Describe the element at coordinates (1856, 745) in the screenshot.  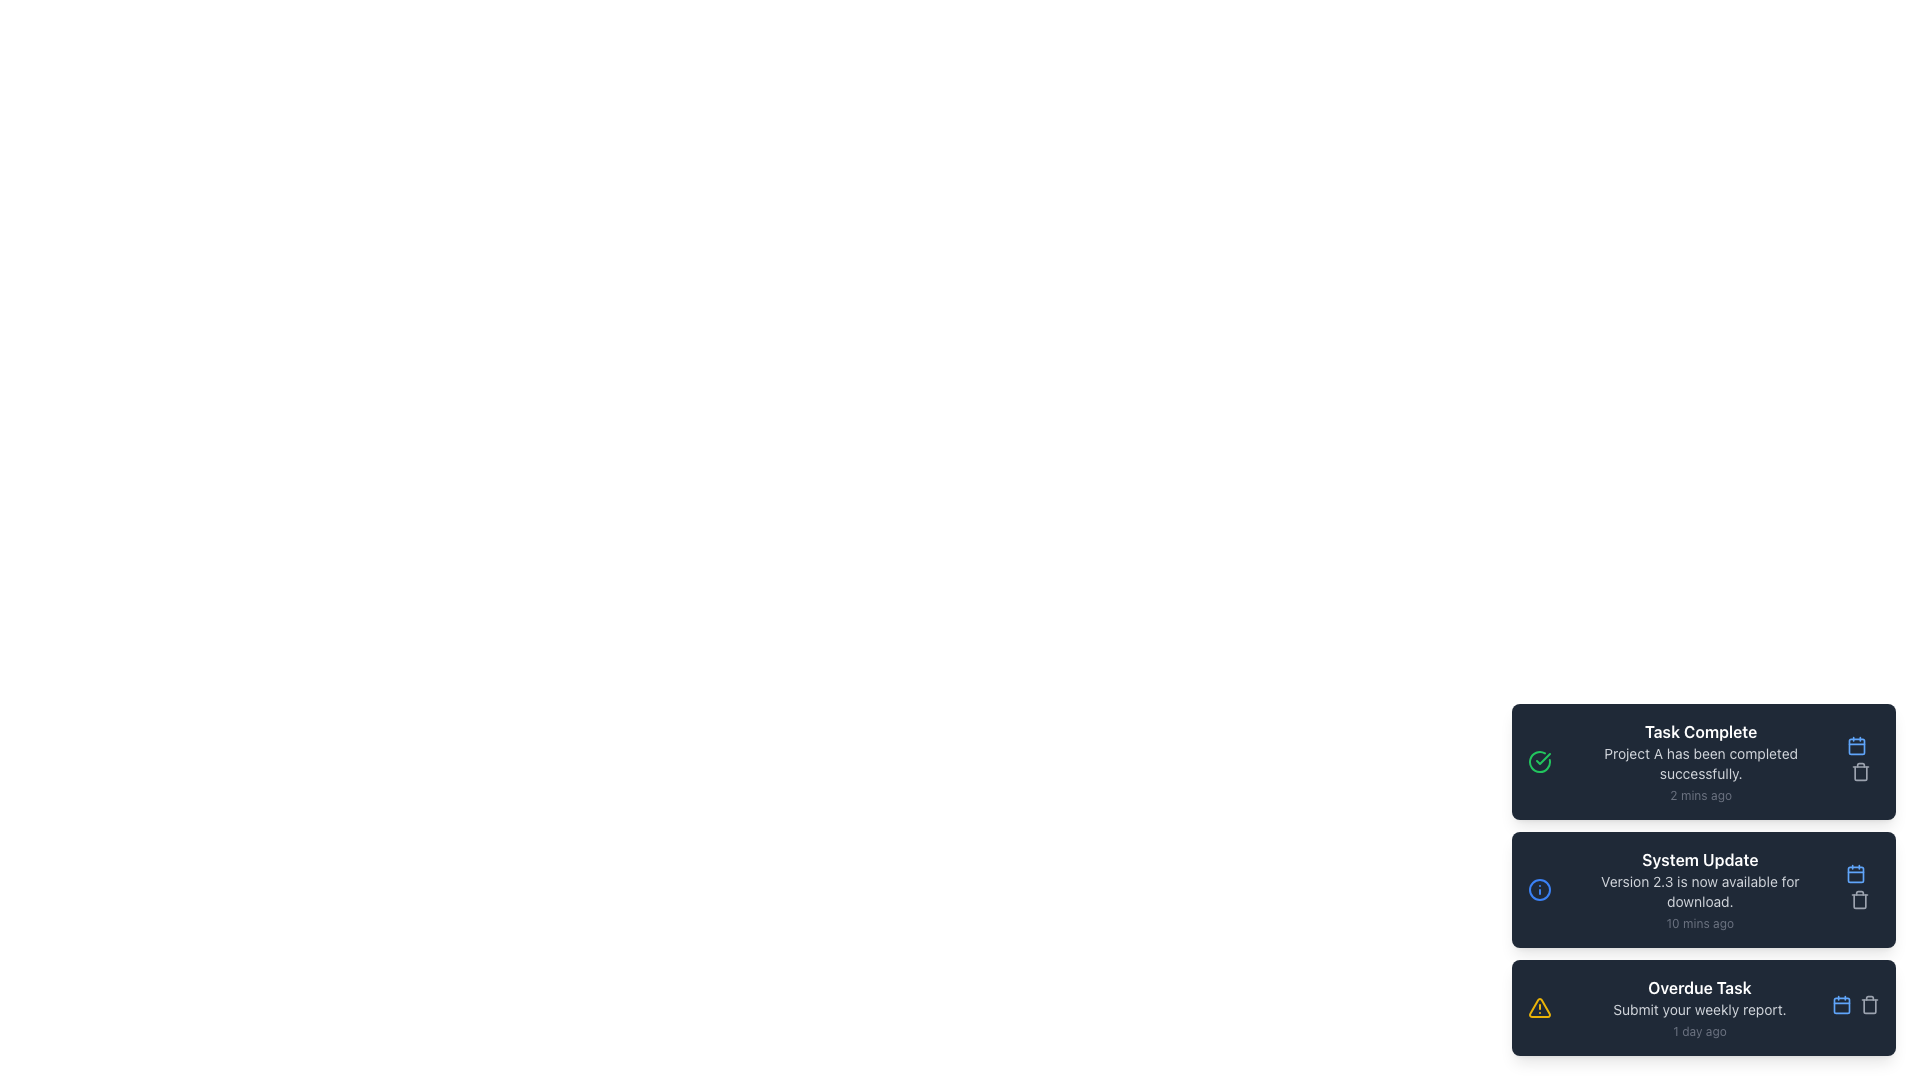
I see `the button located at the bottom-right corner of the notification card` at that location.